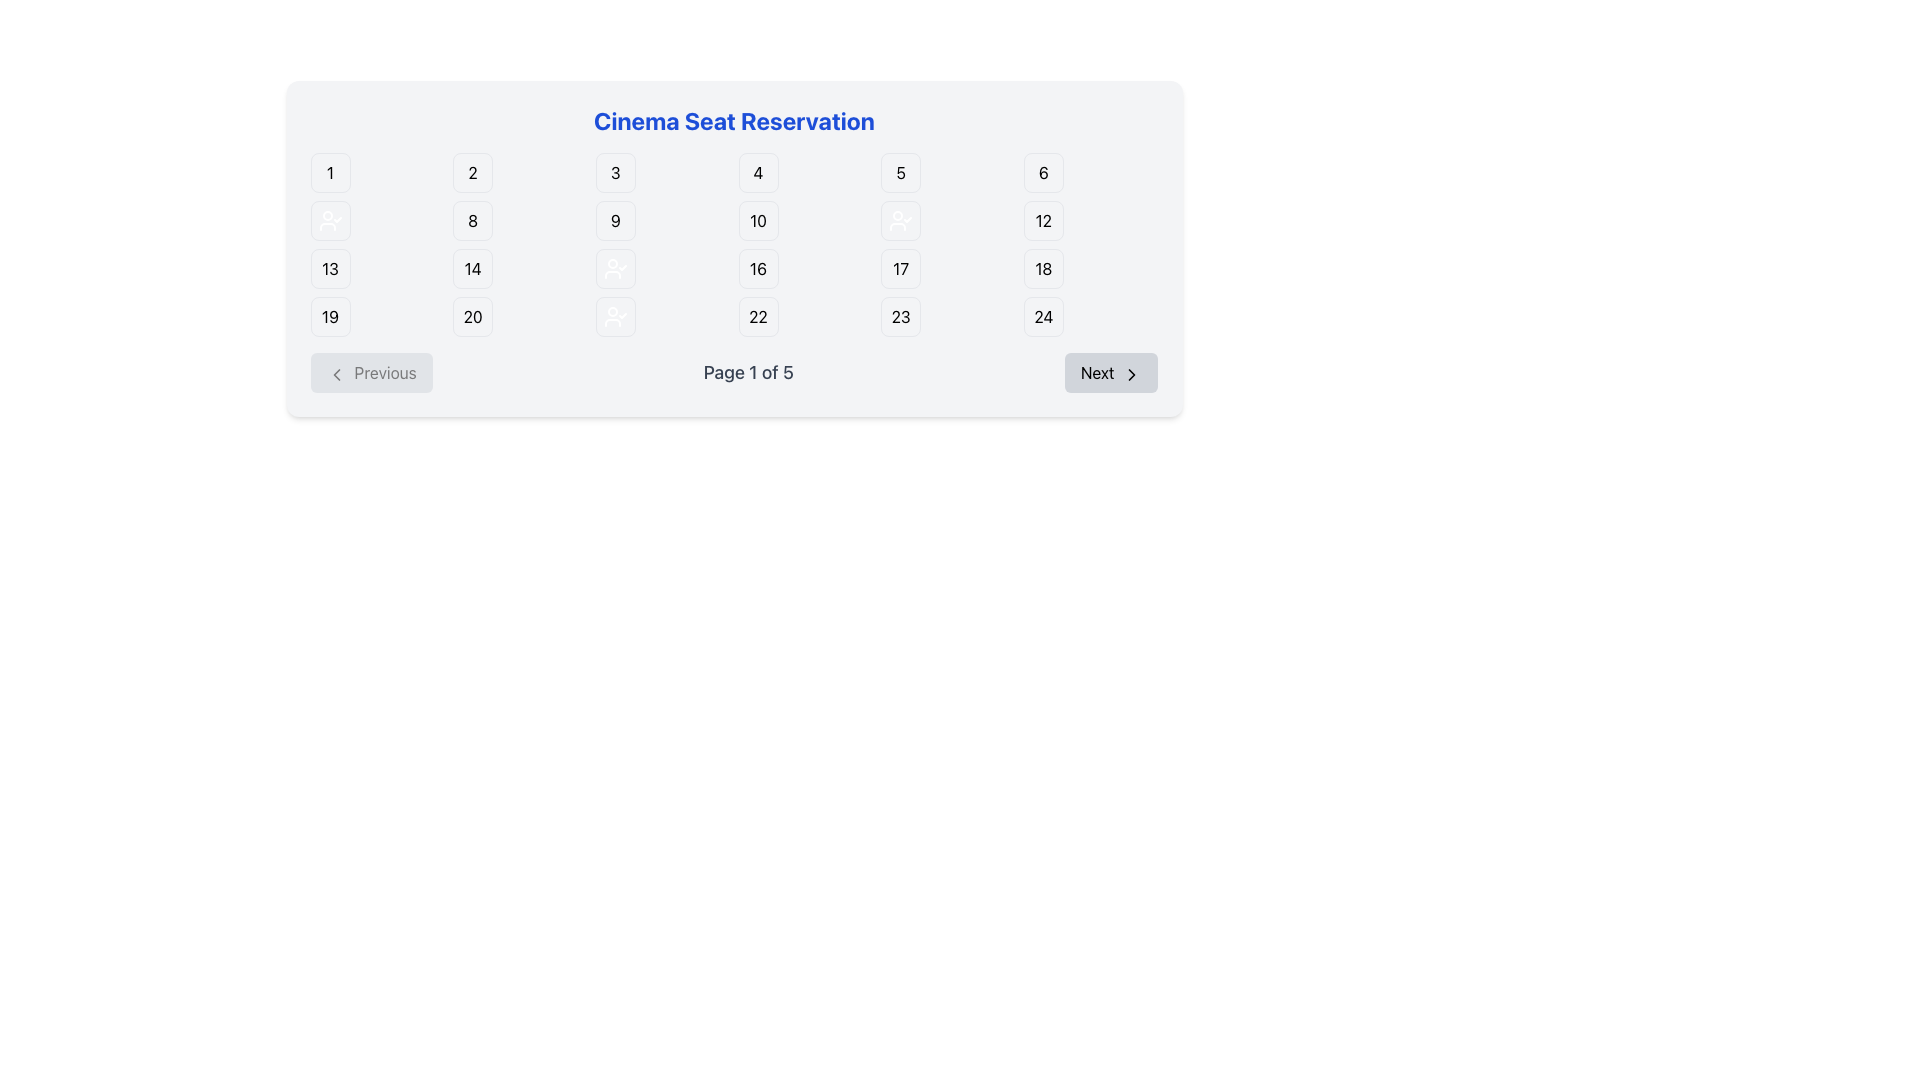 The height and width of the screenshot is (1080, 1920). What do you see at coordinates (330, 315) in the screenshot?
I see `the selectable seat number '19' in the cinema reservation system, located in the bottom-left corner of the grid layout` at bounding box center [330, 315].